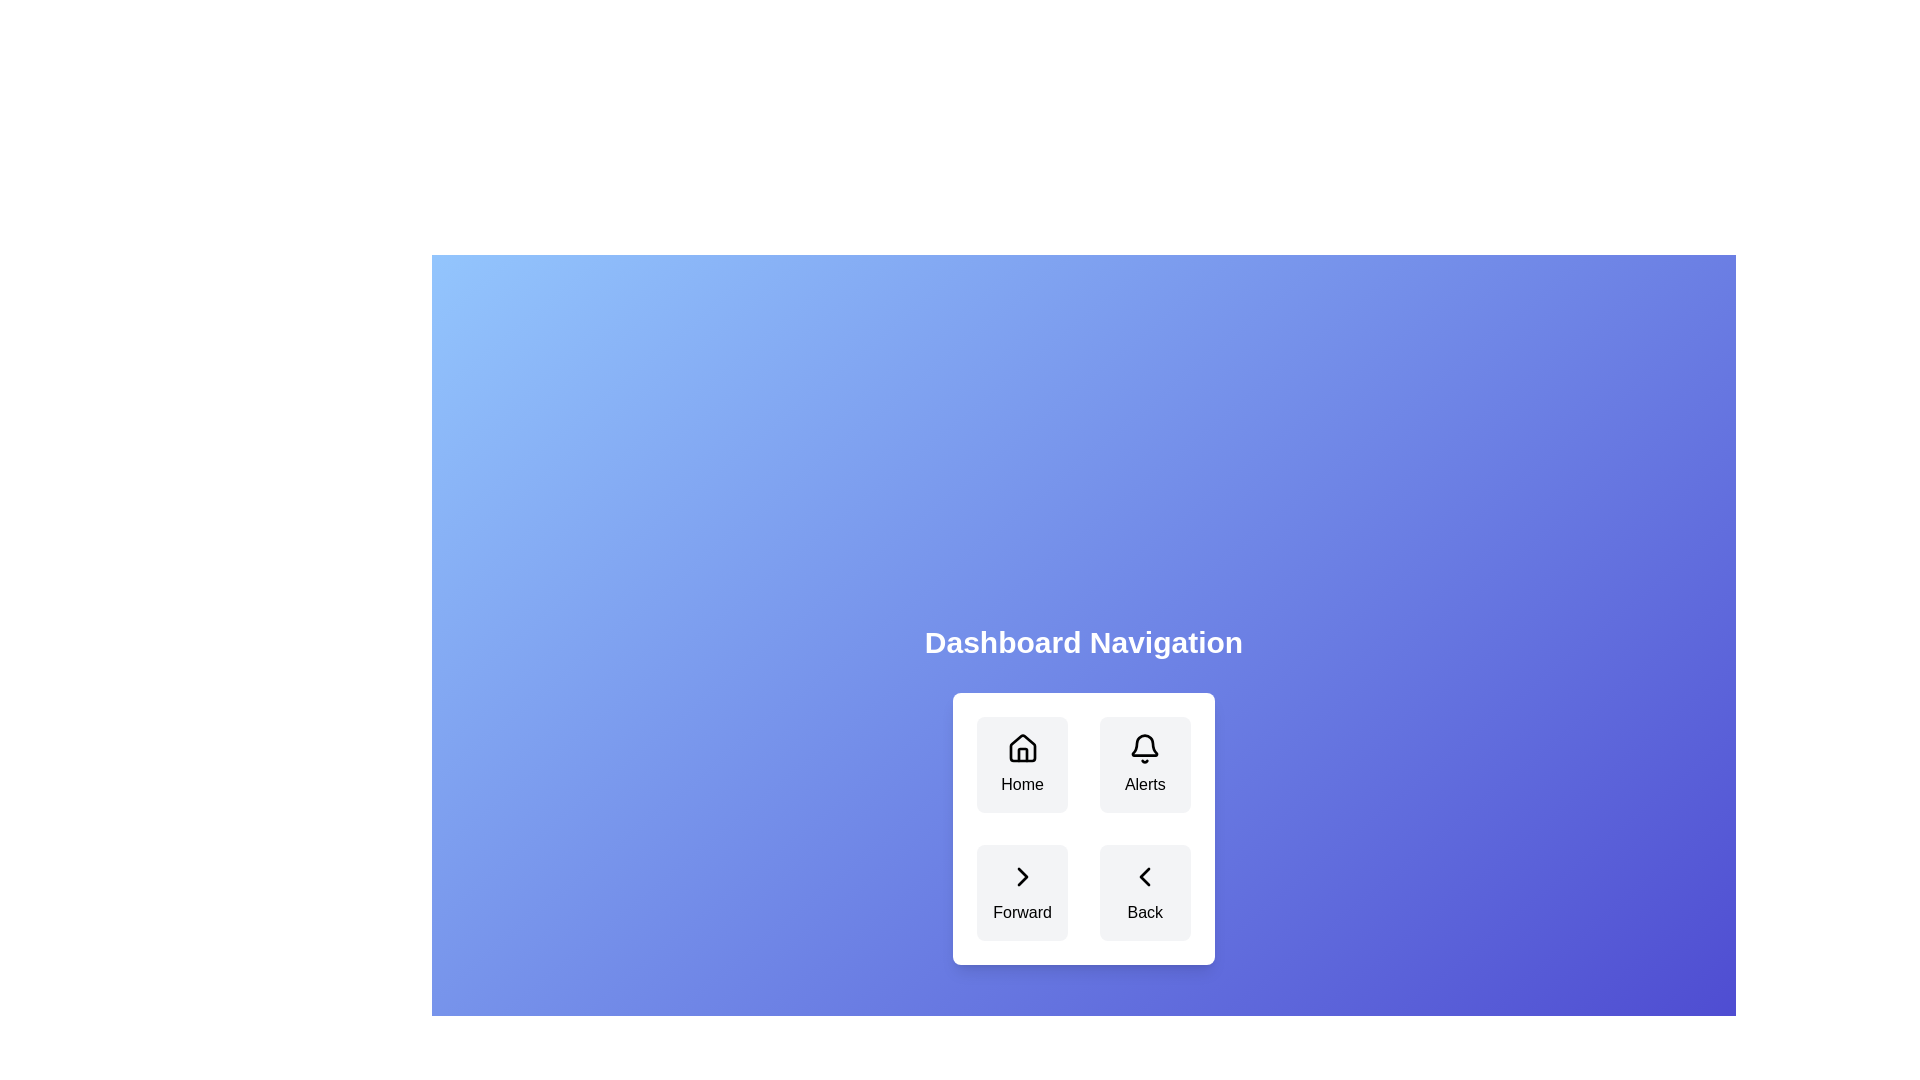 This screenshot has width=1920, height=1080. Describe the element at coordinates (1145, 875) in the screenshot. I see `the left-pointing chevron icon of the 'Back' button located at the bottom right corner of the dashboard` at that location.